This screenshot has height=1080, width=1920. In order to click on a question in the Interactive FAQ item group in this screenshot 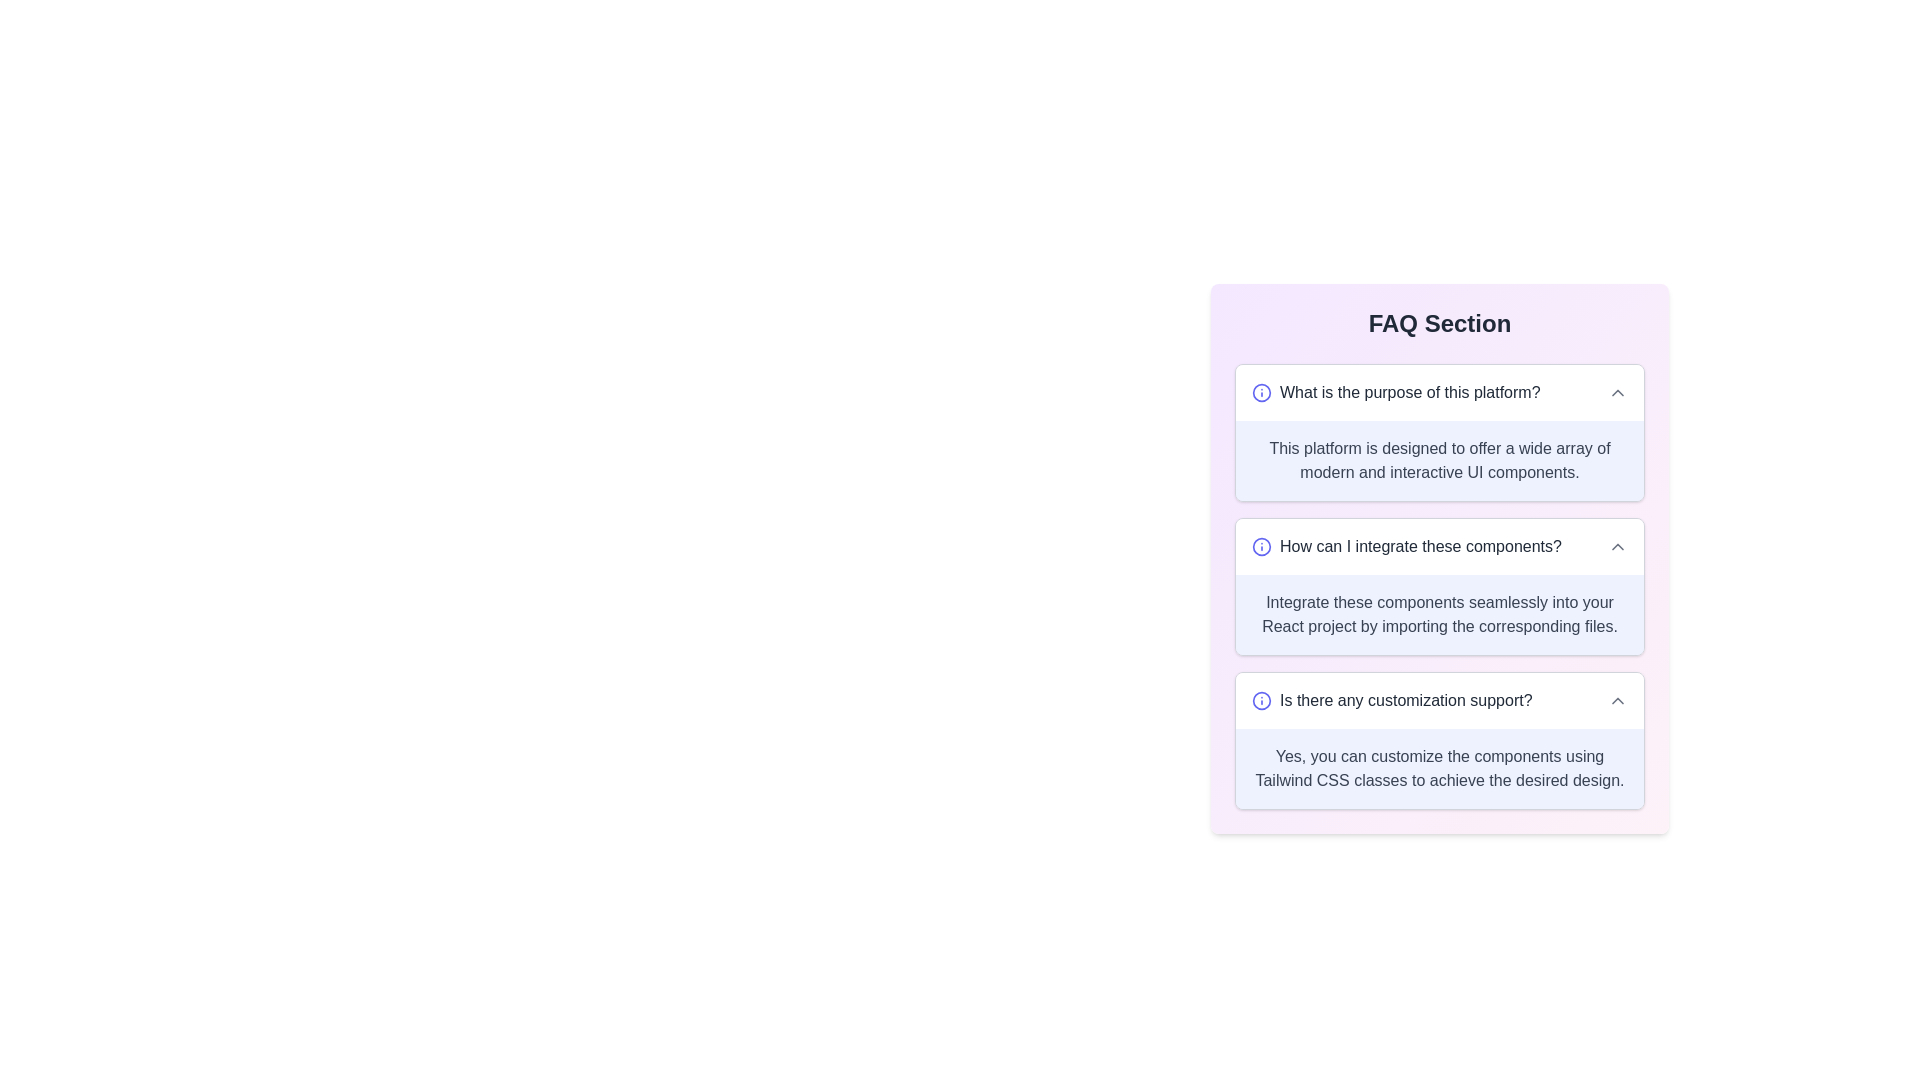, I will do `click(1440, 585)`.